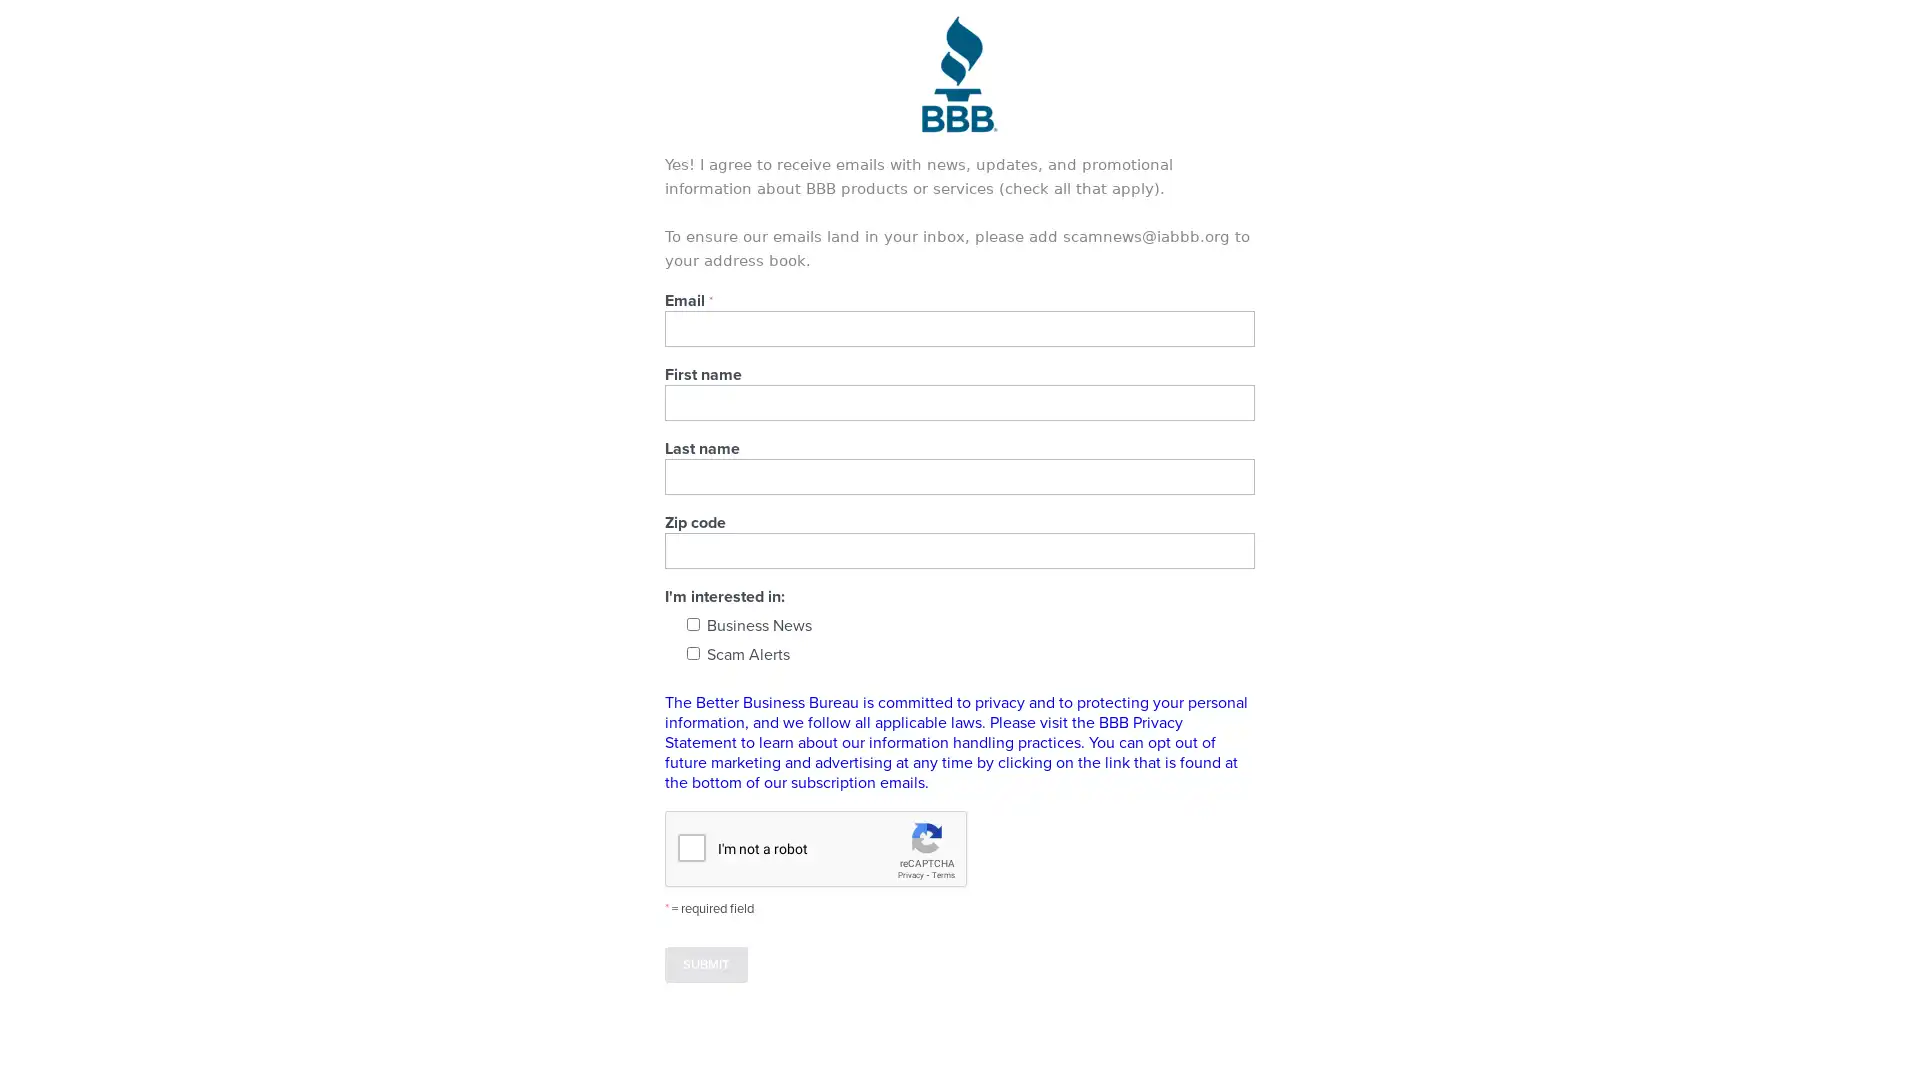 The width and height of the screenshot is (1920, 1080). What do you see at coordinates (706, 963) in the screenshot?
I see `Submit` at bounding box center [706, 963].